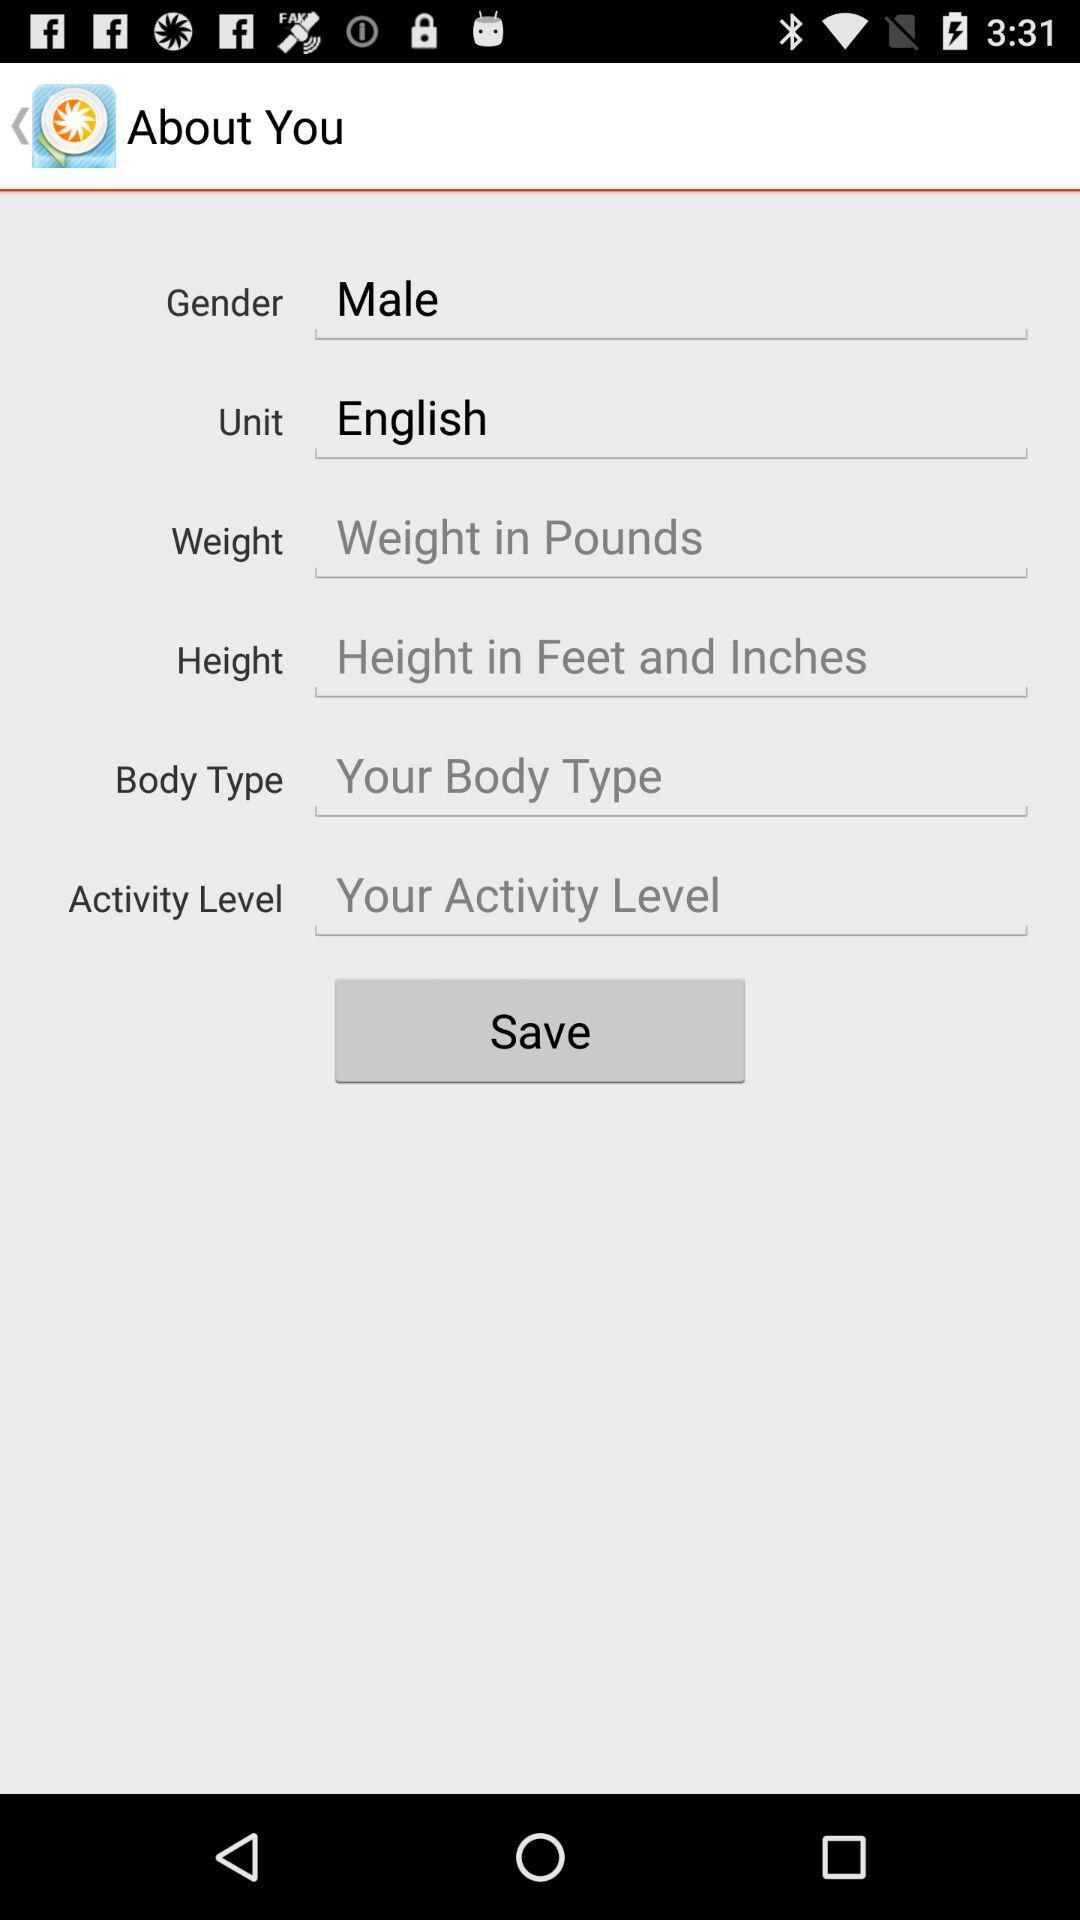 Image resolution: width=1080 pixels, height=1920 pixels. Describe the element at coordinates (671, 774) in the screenshot. I see `body type entry` at that location.